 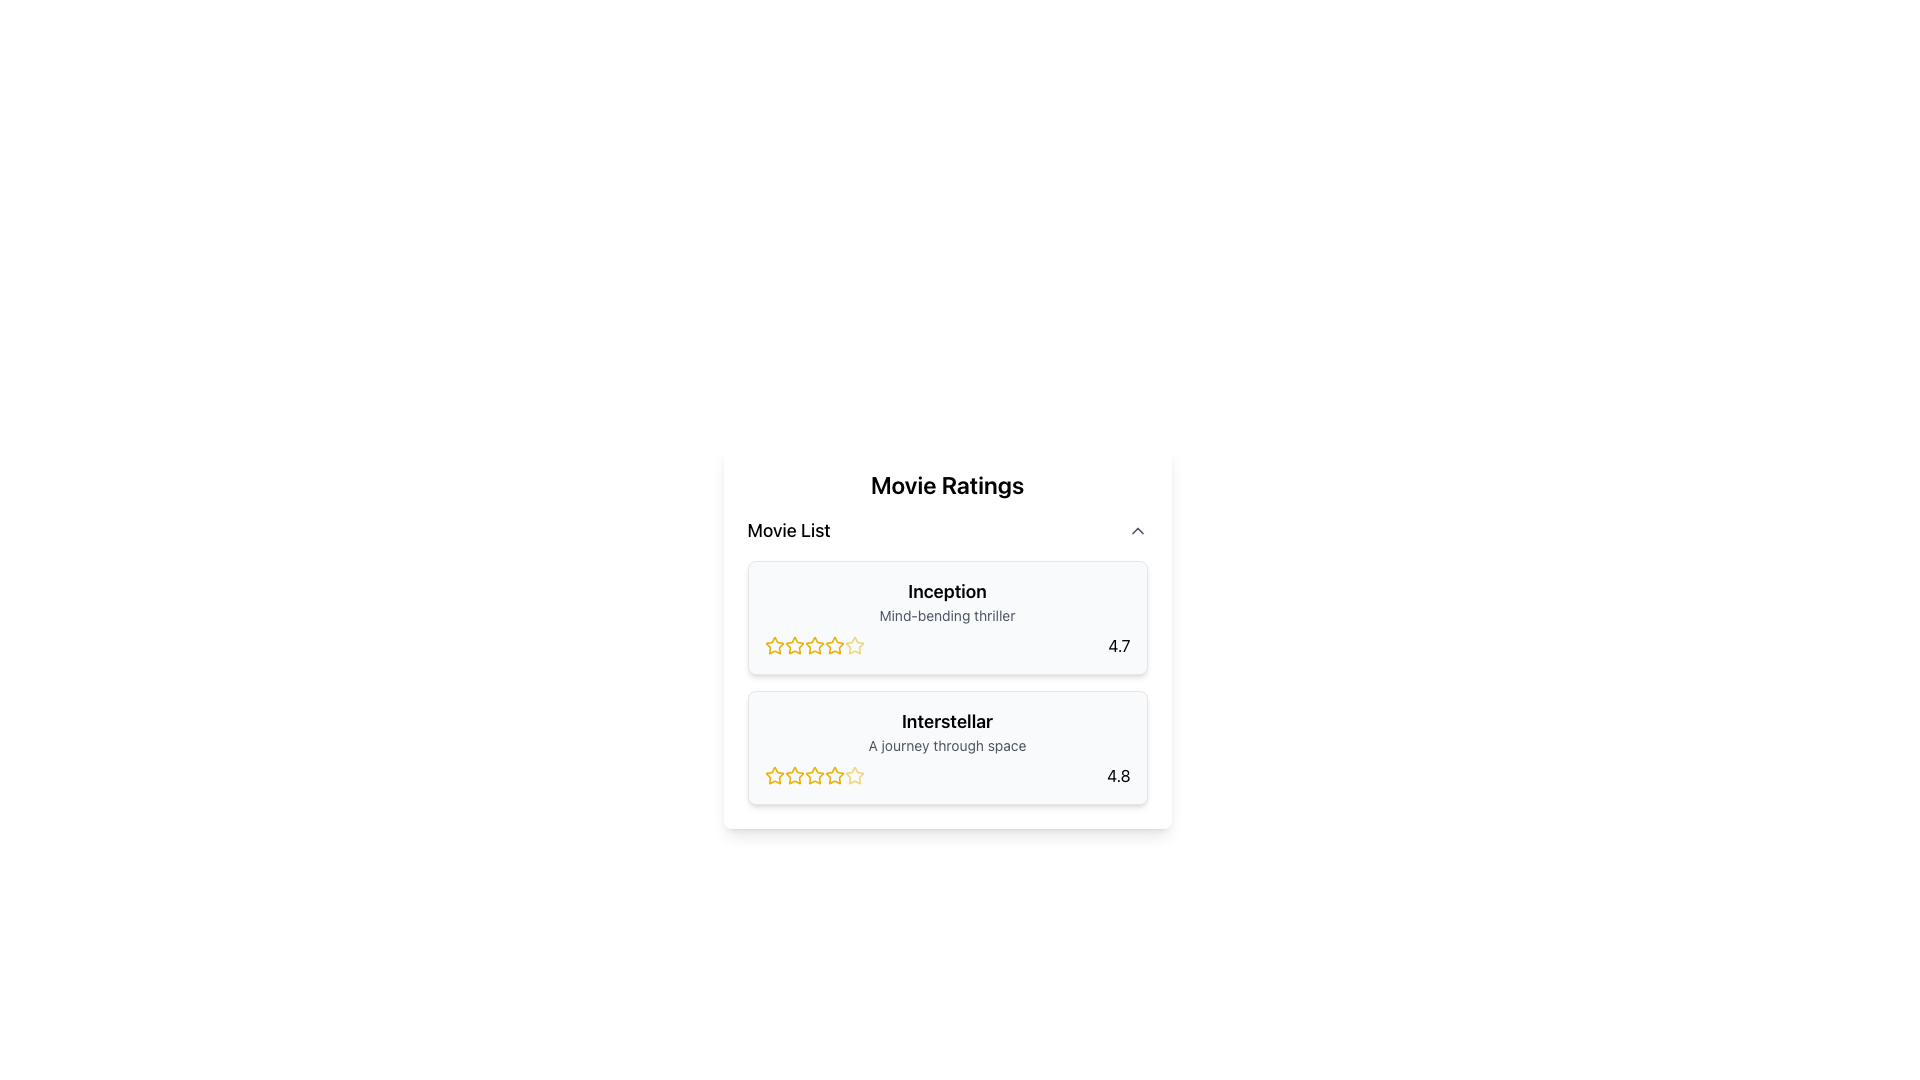 I want to click on the yellow star icon representing the fifth star in the 'Interstellar' rating section, so click(x=854, y=774).